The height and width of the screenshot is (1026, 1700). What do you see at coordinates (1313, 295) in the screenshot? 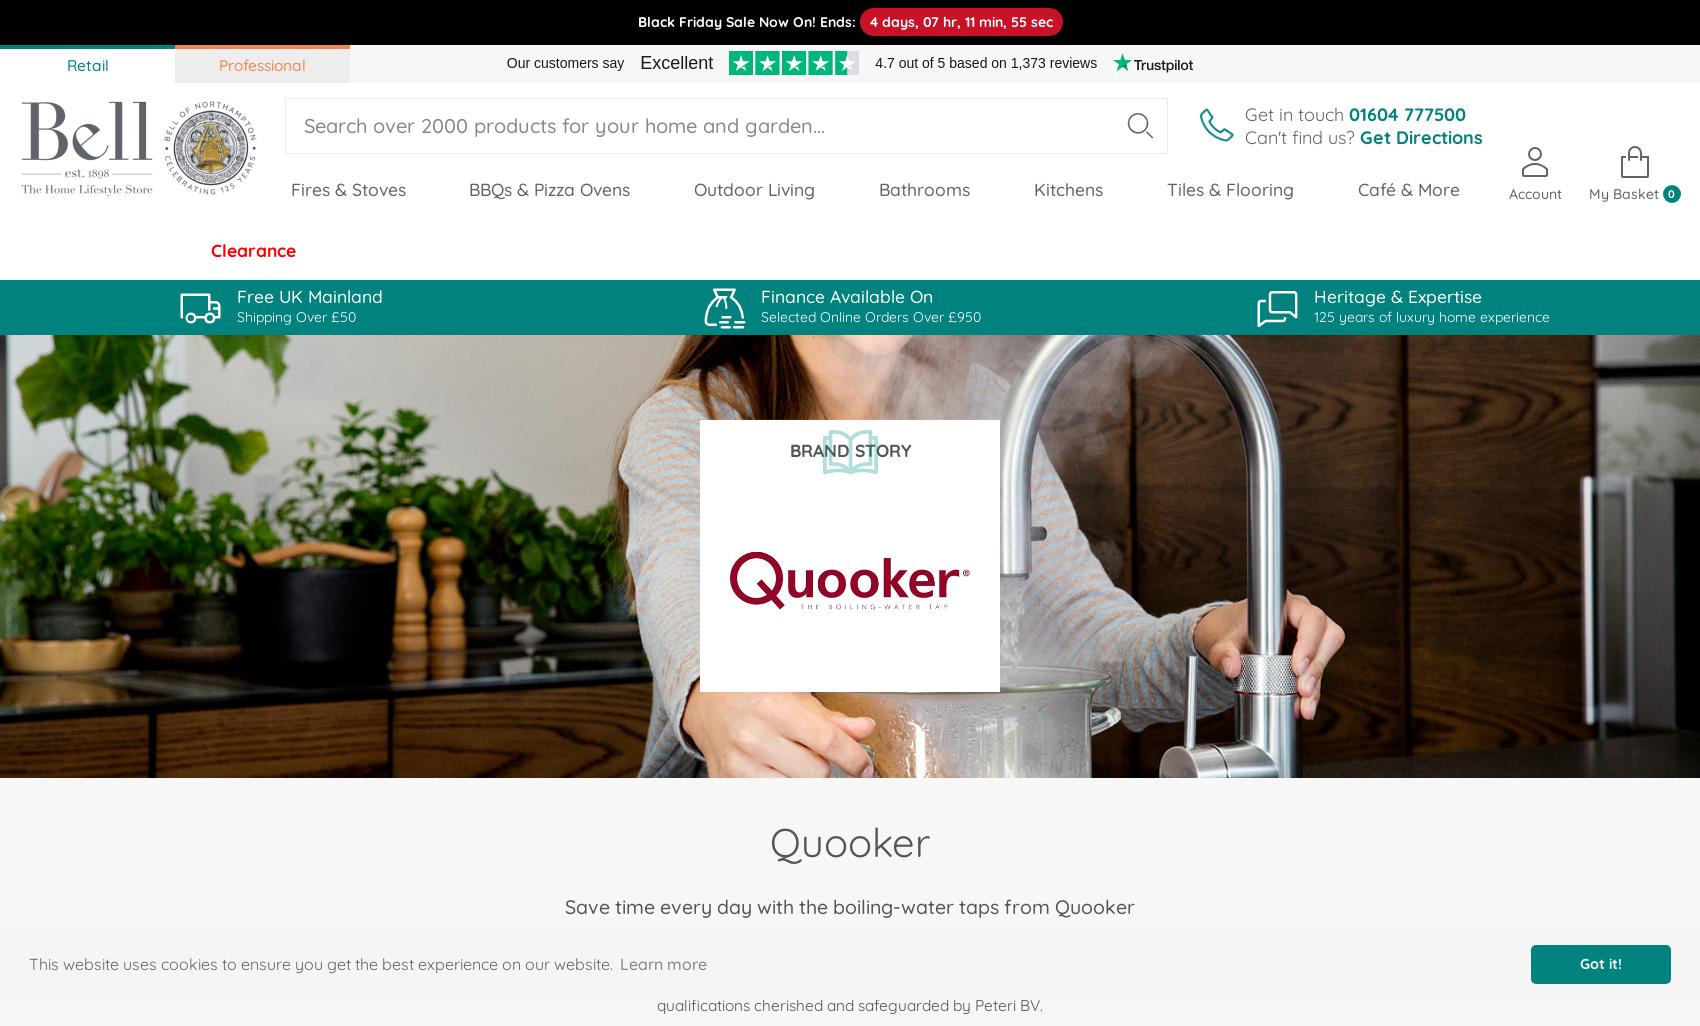
I see `'Heritage & Expertise'` at bounding box center [1313, 295].